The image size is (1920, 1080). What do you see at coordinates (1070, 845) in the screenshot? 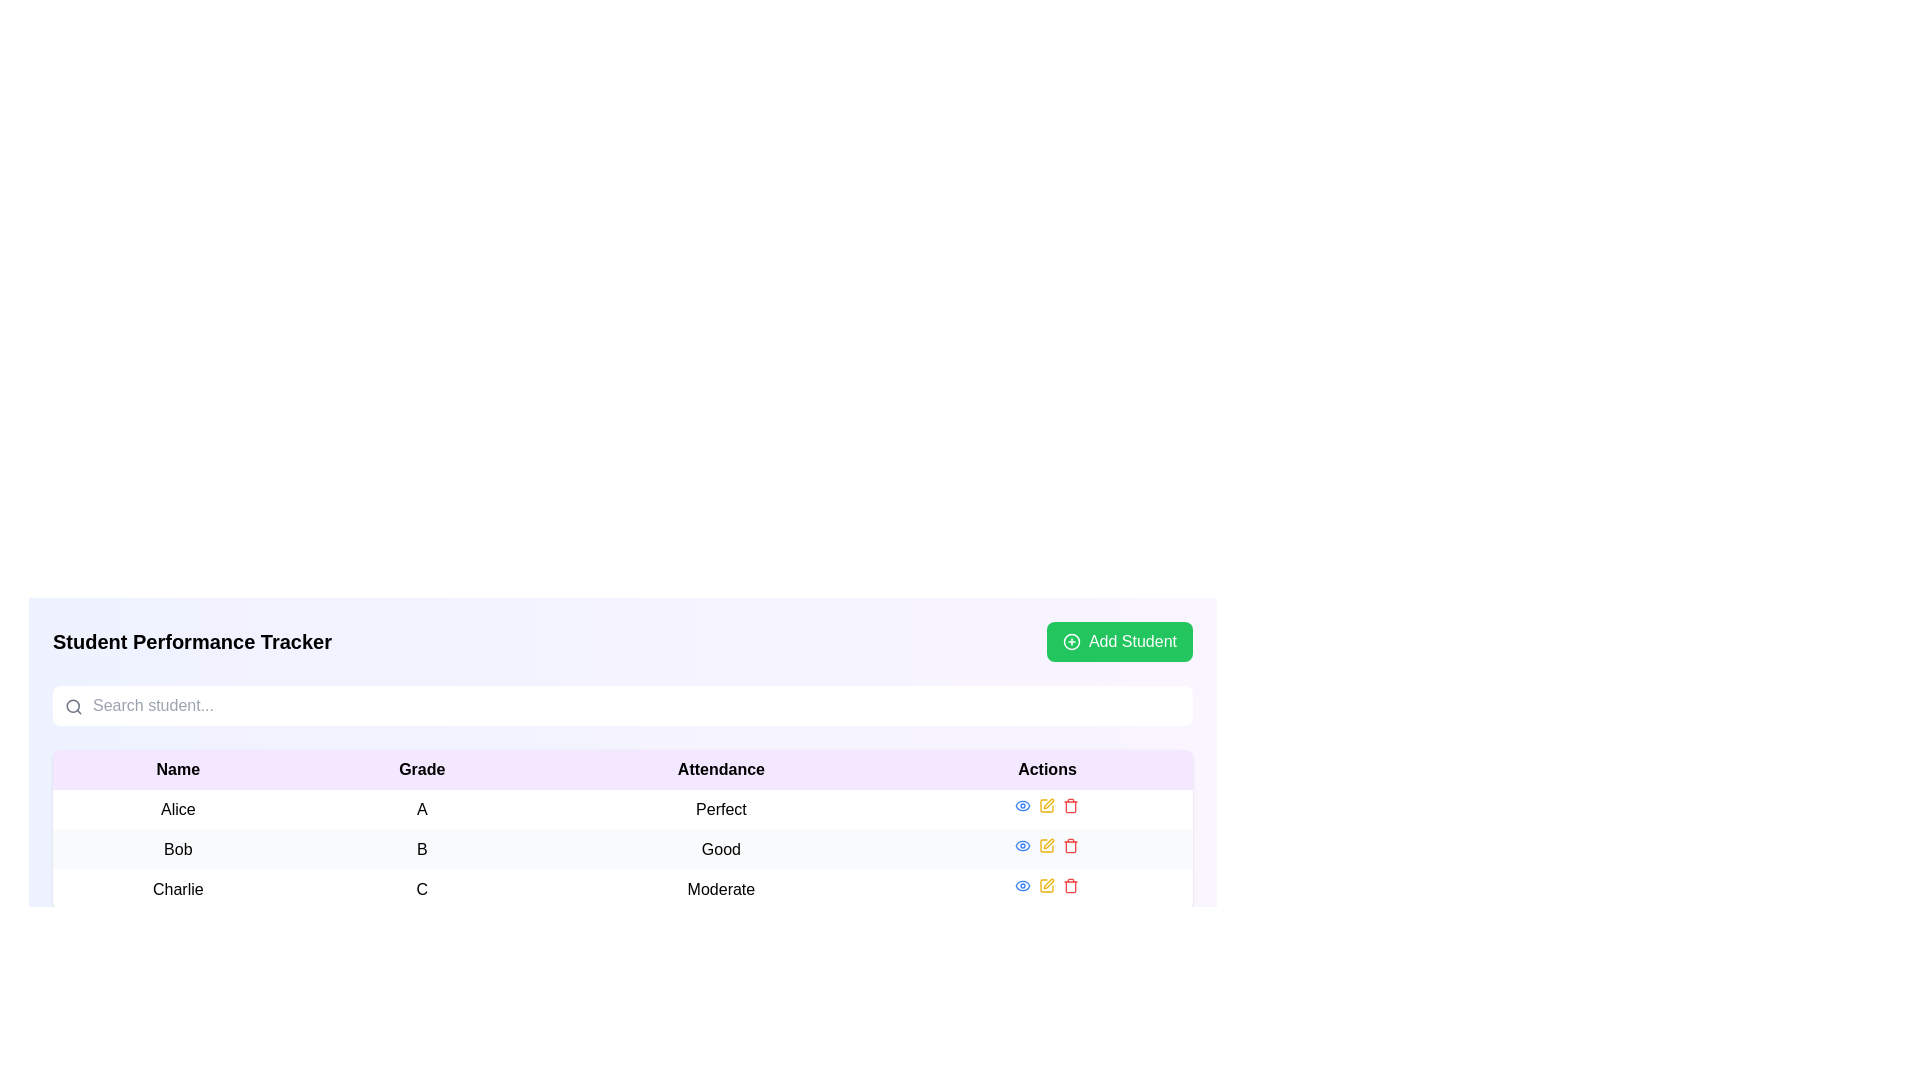
I see `the red trash can icon button located as the third interactive action button in the 'Actions' column of the second row` at bounding box center [1070, 845].